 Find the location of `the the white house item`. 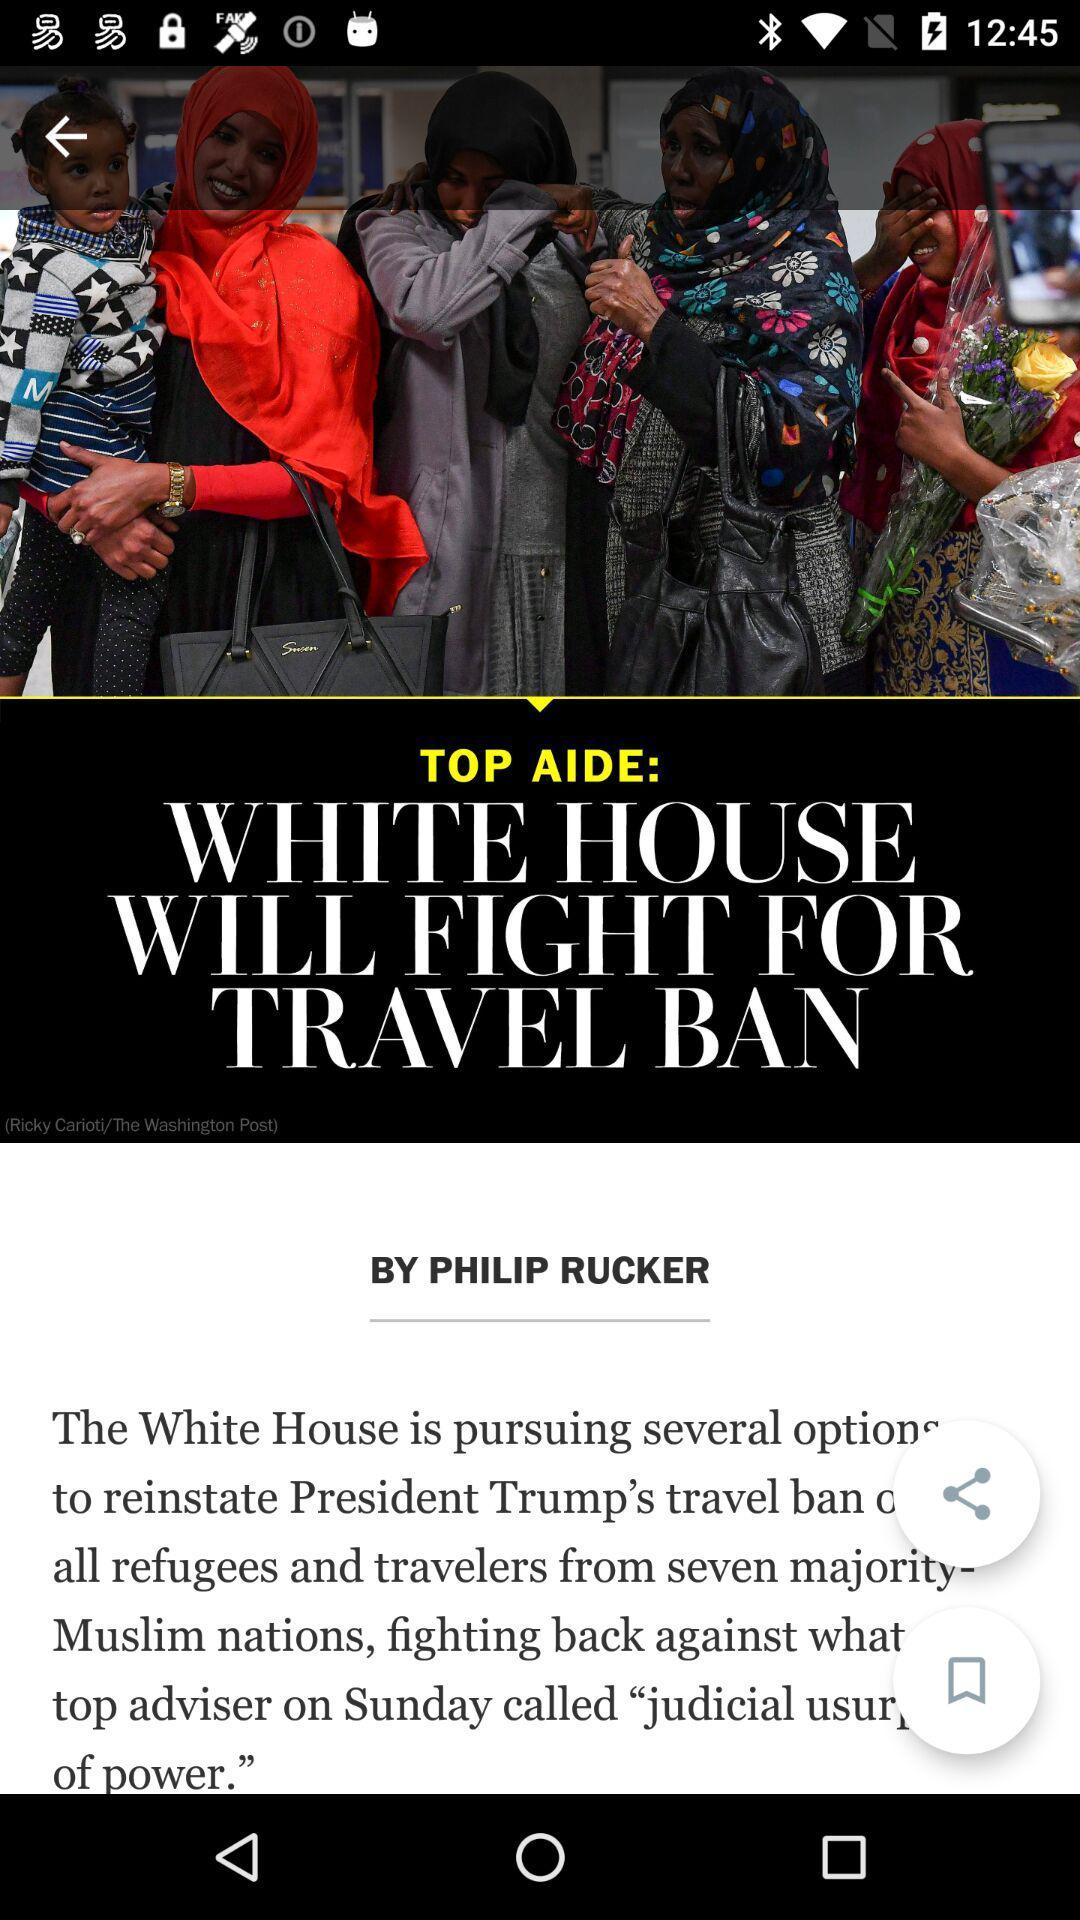

the the white house item is located at coordinates (540, 1596).